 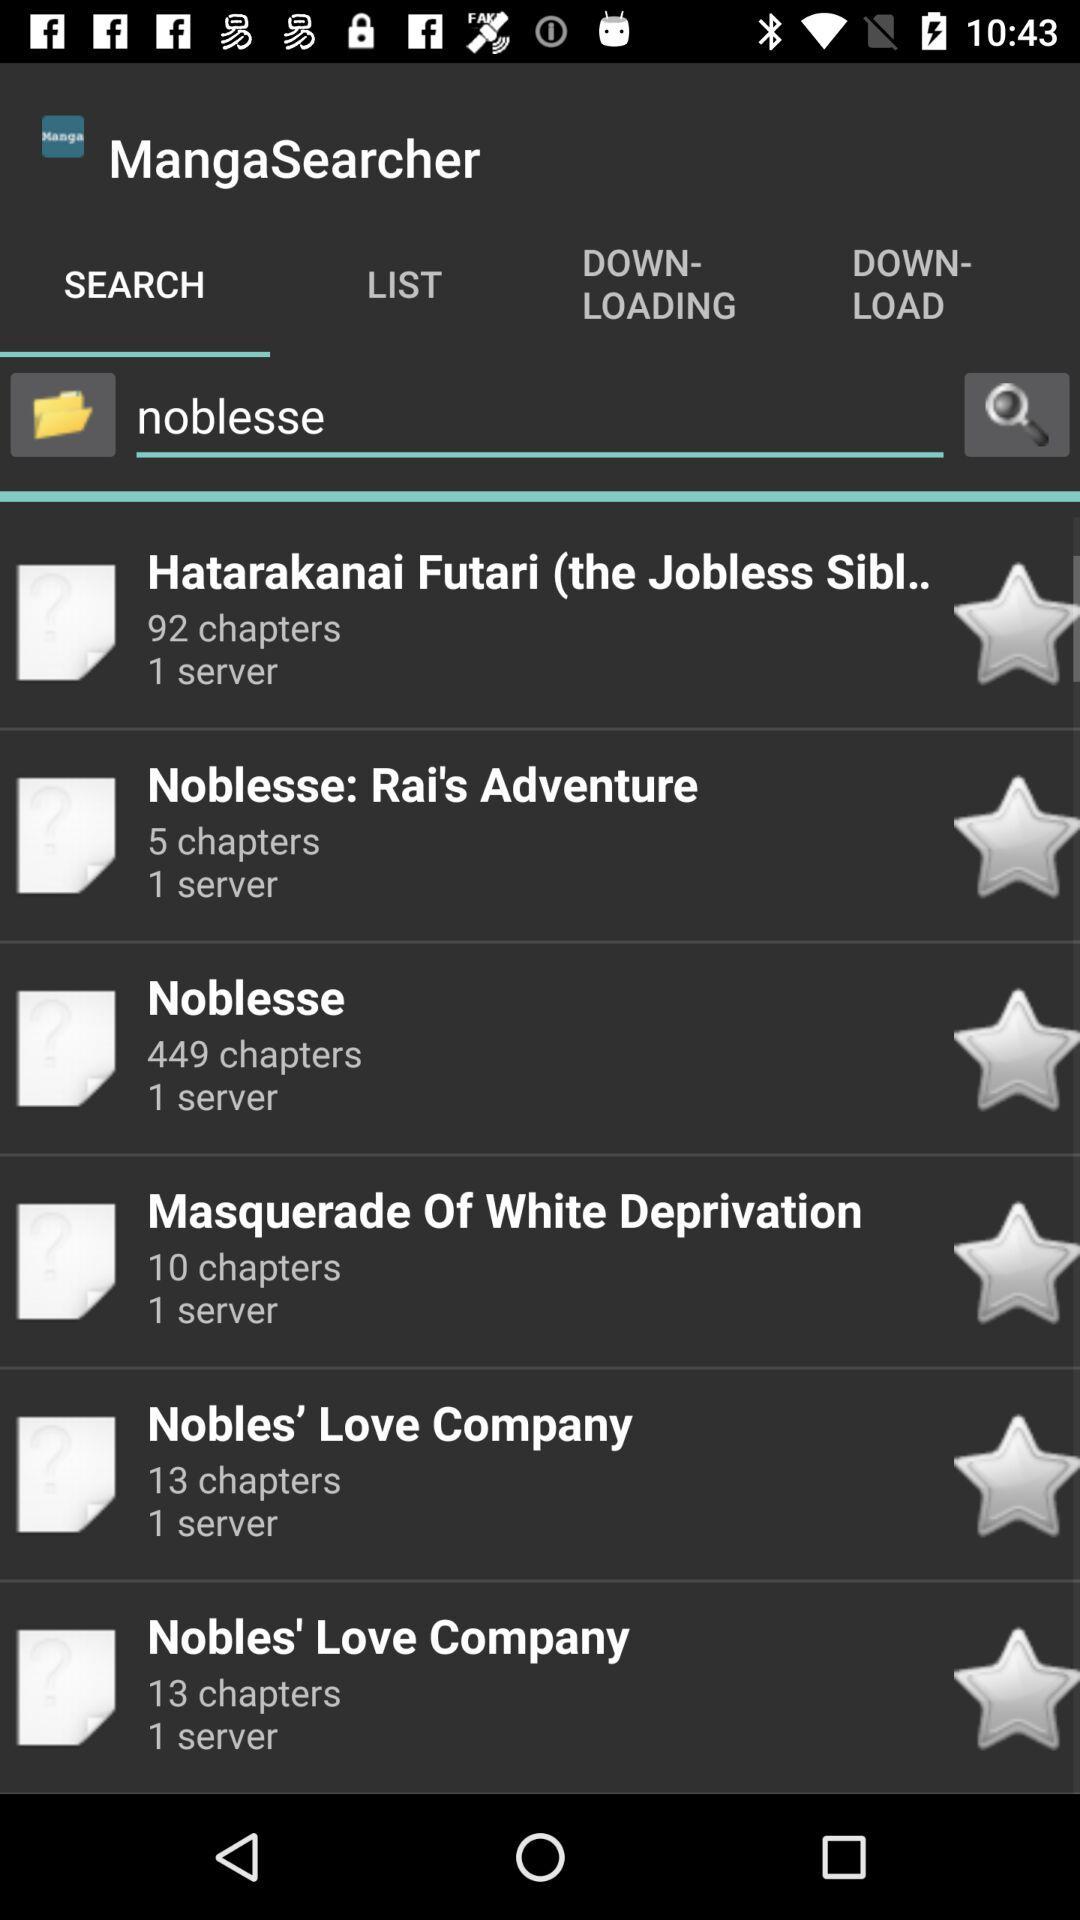 I want to click on the search icon, so click(x=1017, y=413).